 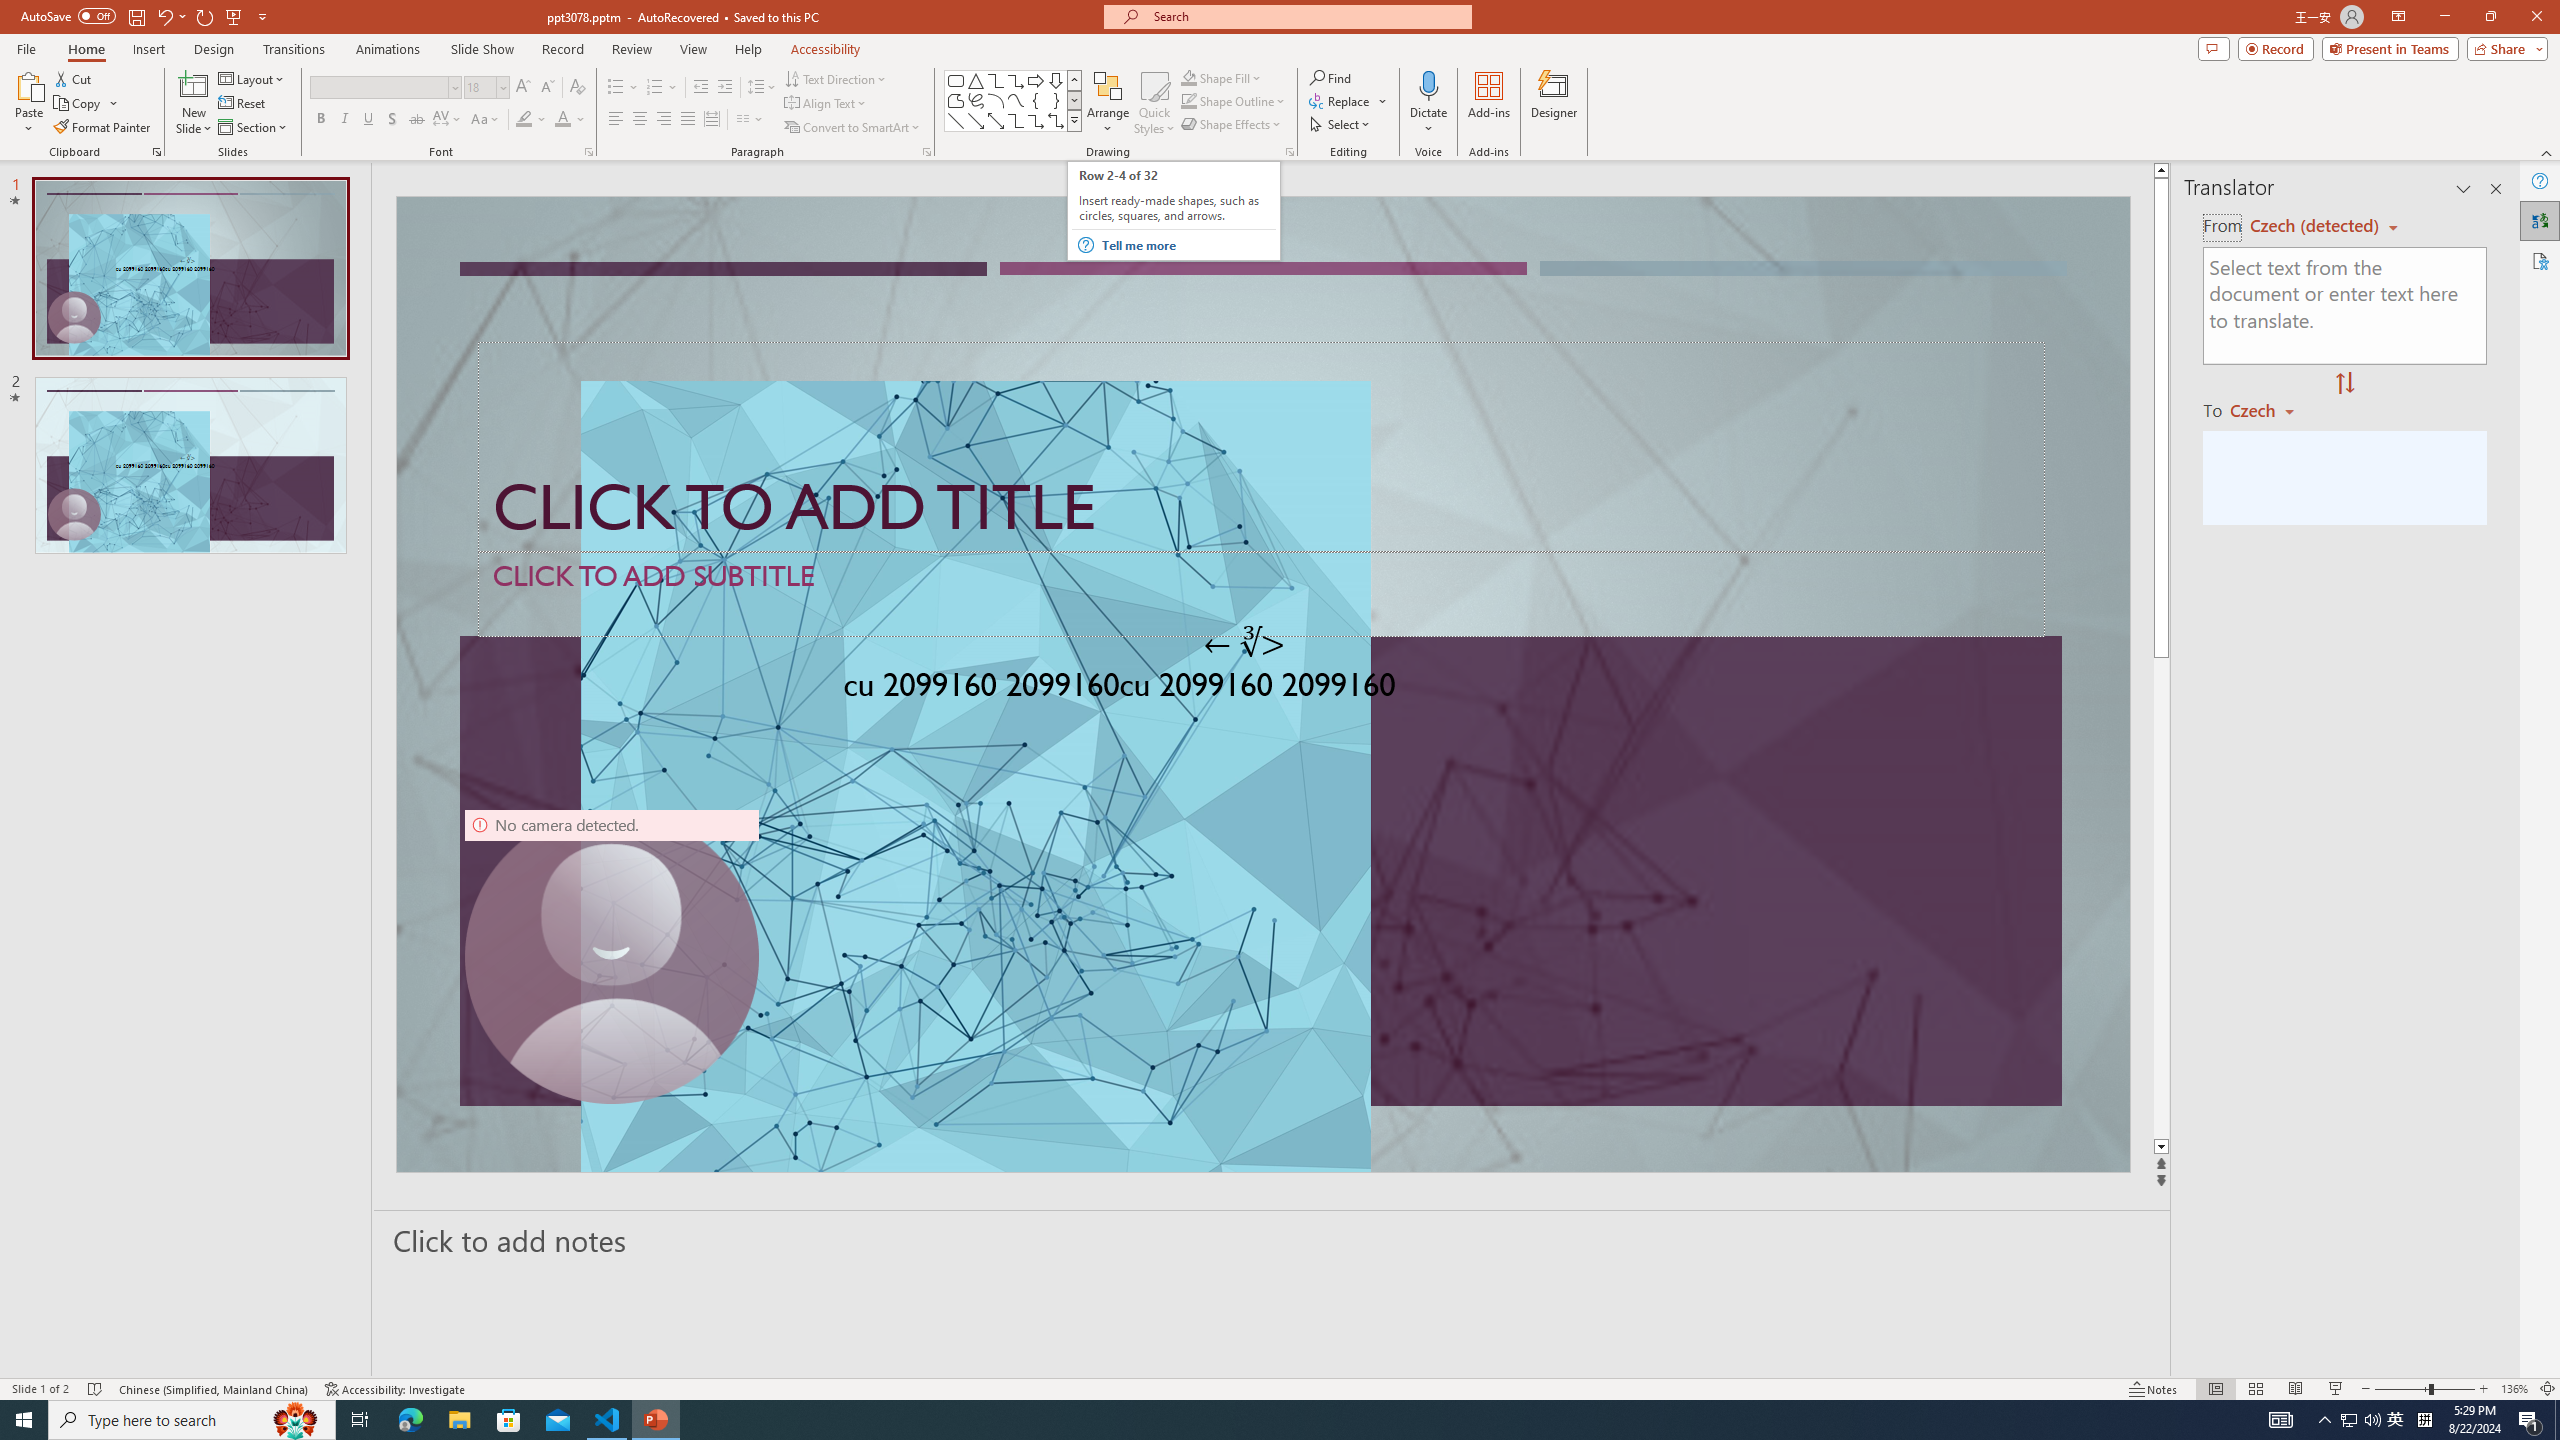 What do you see at coordinates (1015, 99) in the screenshot?
I see `'Curve'` at bounding box center [1015, 99].